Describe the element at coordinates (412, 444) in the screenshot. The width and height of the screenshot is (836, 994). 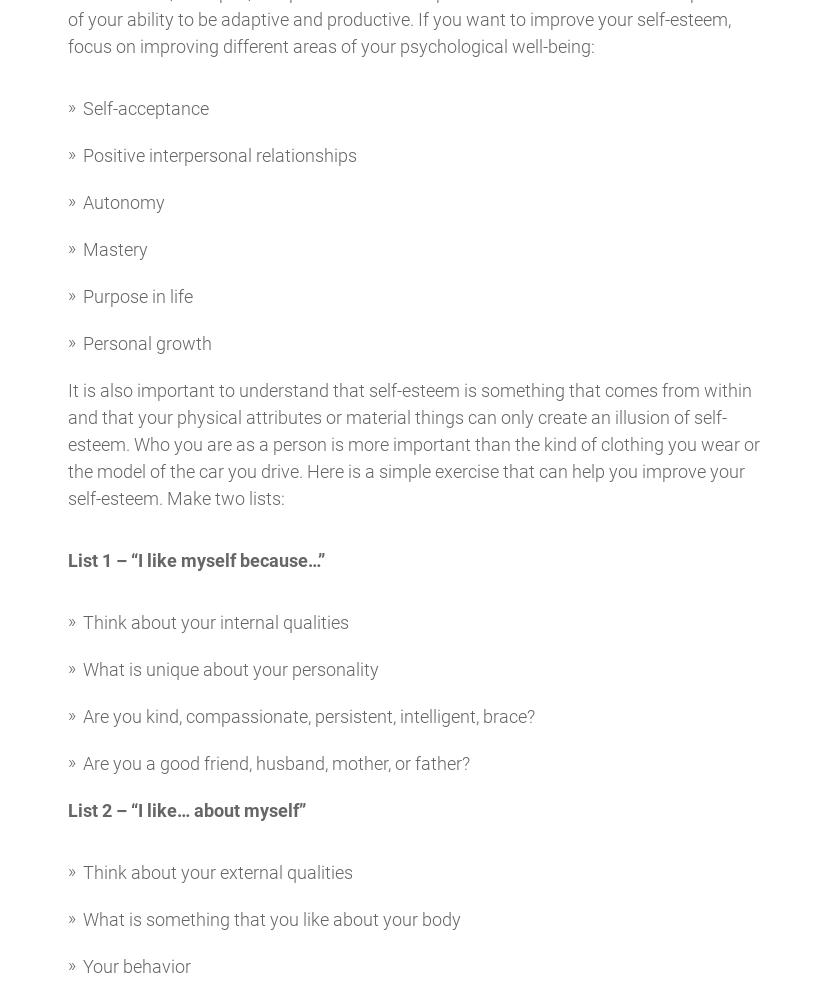
I see `'It is also important to understand that self-esteem is something that comes from within and that your physical attributes or material things can only create an illusion of self-esteem. Who you are as a person is more important than the kind of clothing you wear or the model of the car you drive. Here is a simple exercise that can help you improve your self-esteem. Make two lists:'` at that location.